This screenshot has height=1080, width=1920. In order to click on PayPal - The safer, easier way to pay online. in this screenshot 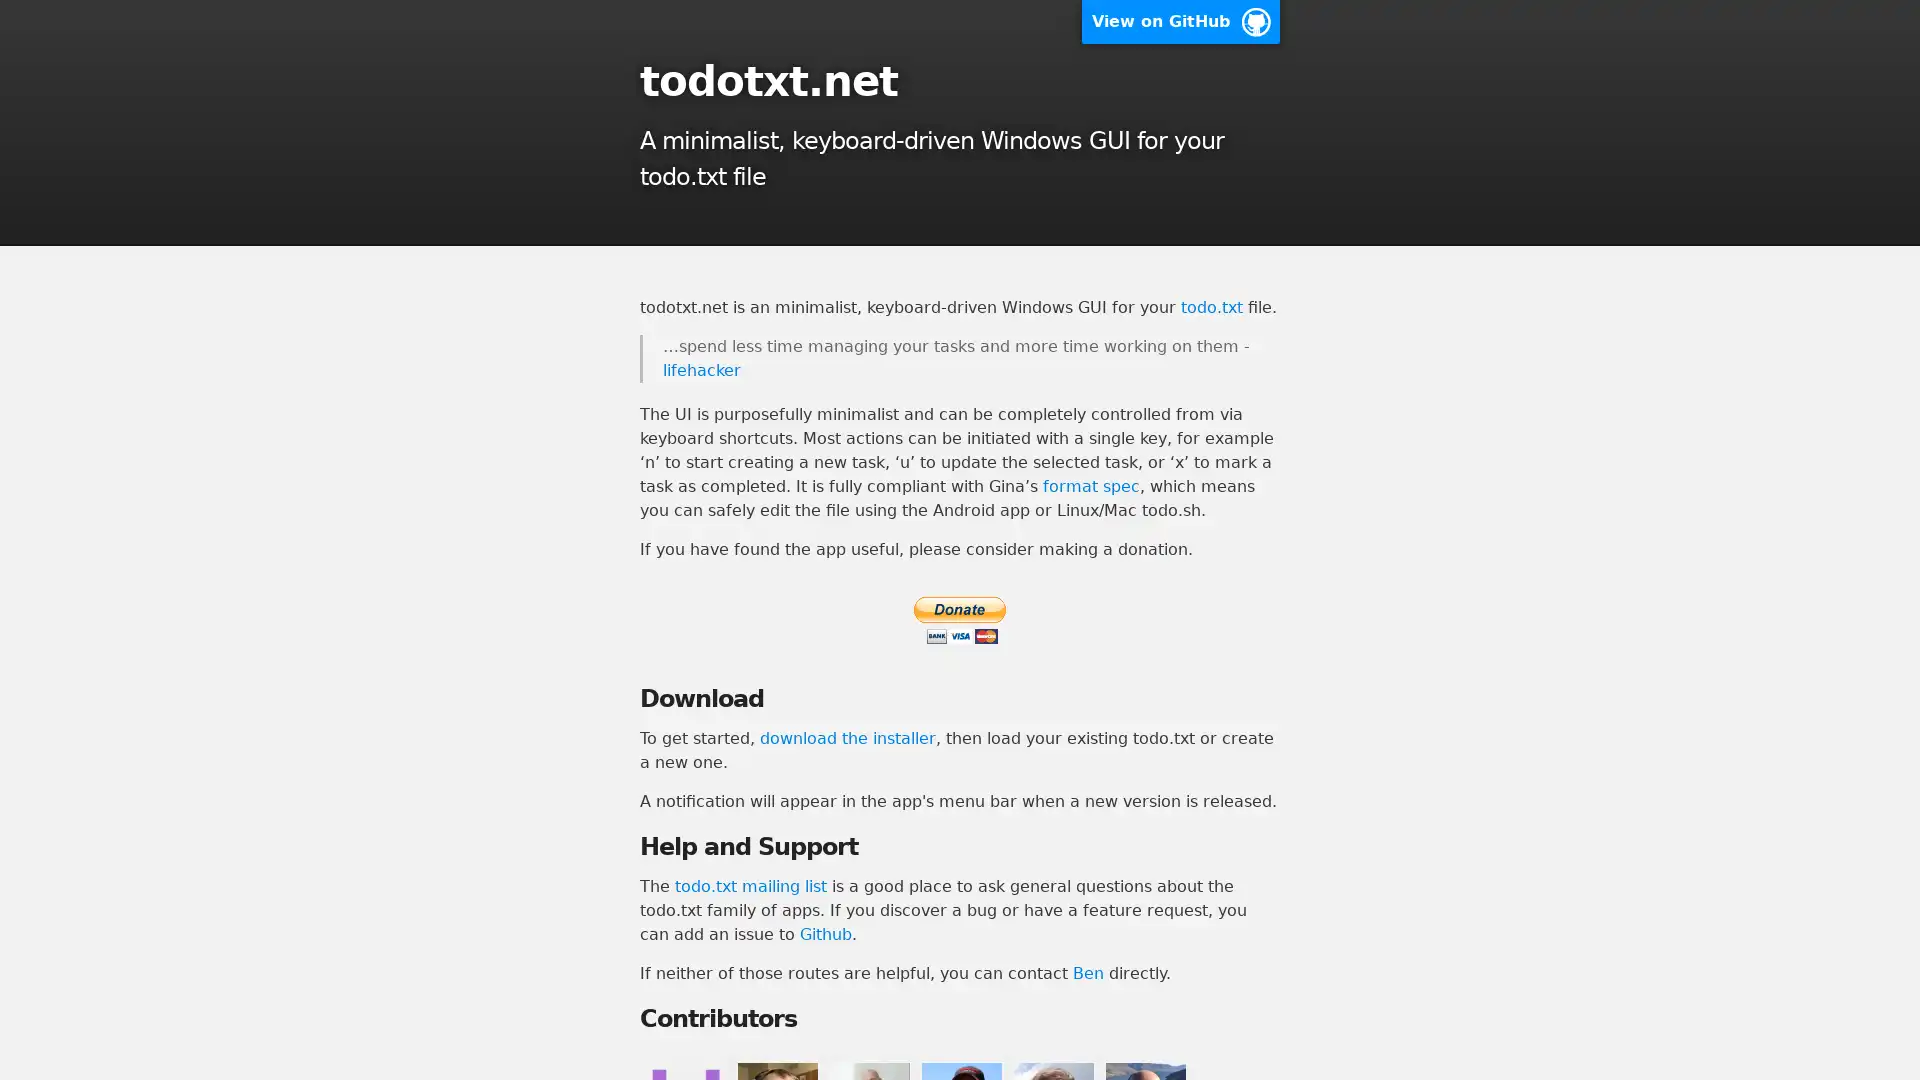, I will do `click(958, 619)`.